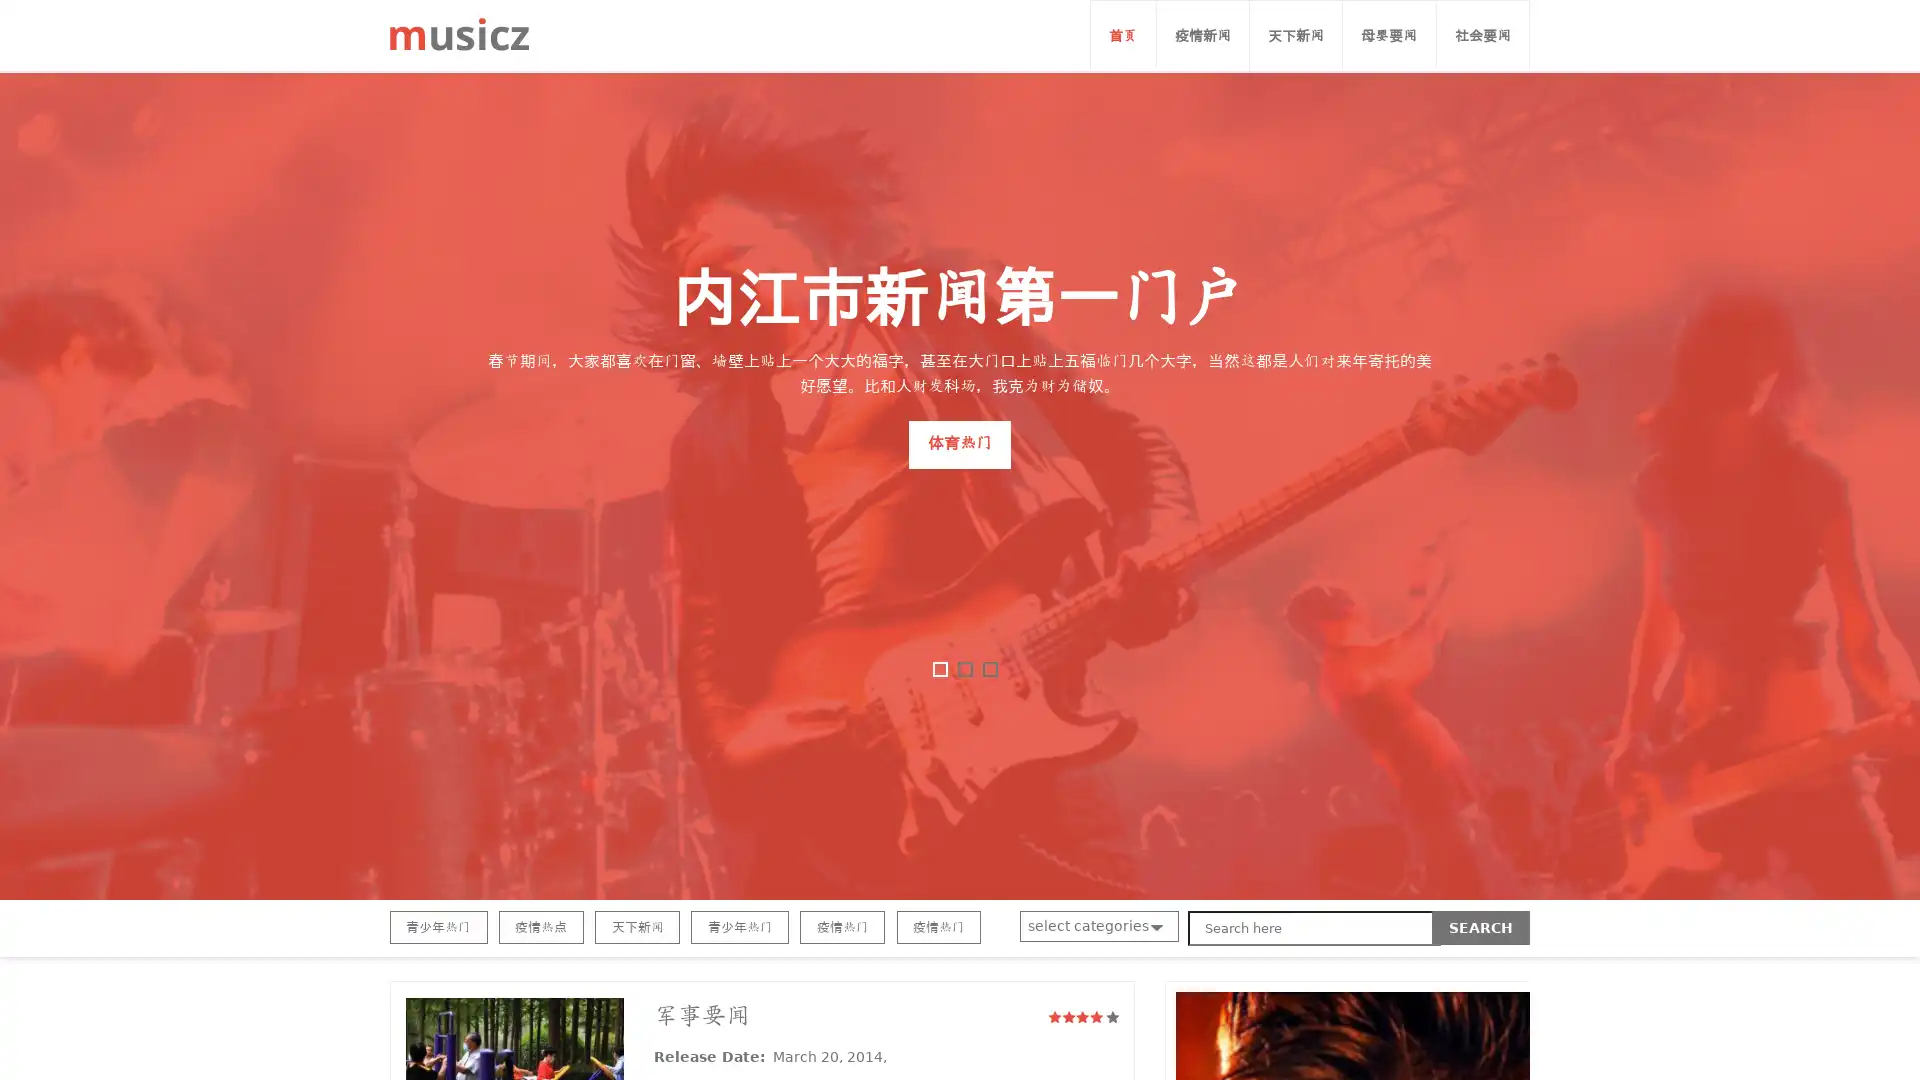 The height and width of the screenshot is (1080, 1920). What do you see at coordinates (1481, 928) in the screenshot?
I see `search` at bounding box center [1481, 928].